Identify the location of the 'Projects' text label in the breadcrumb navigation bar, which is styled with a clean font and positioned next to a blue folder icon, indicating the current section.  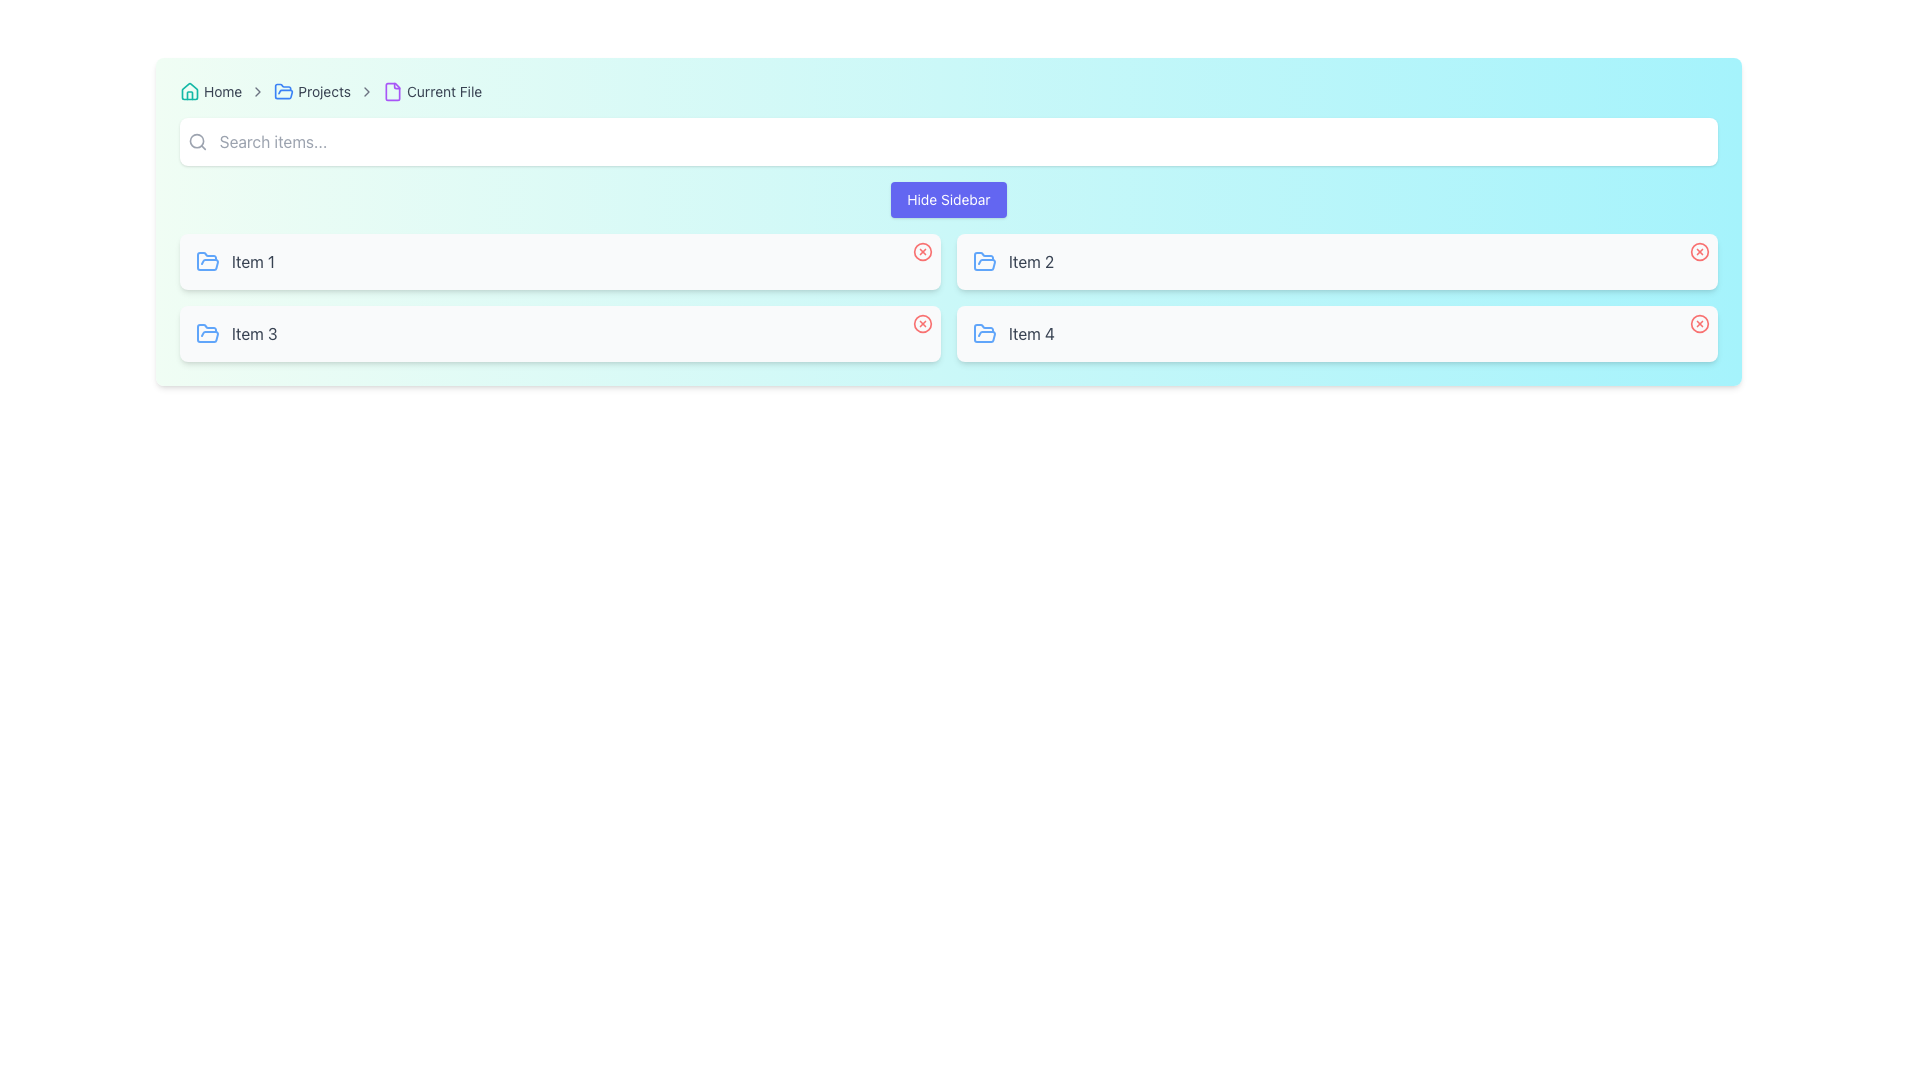
(324, 92).